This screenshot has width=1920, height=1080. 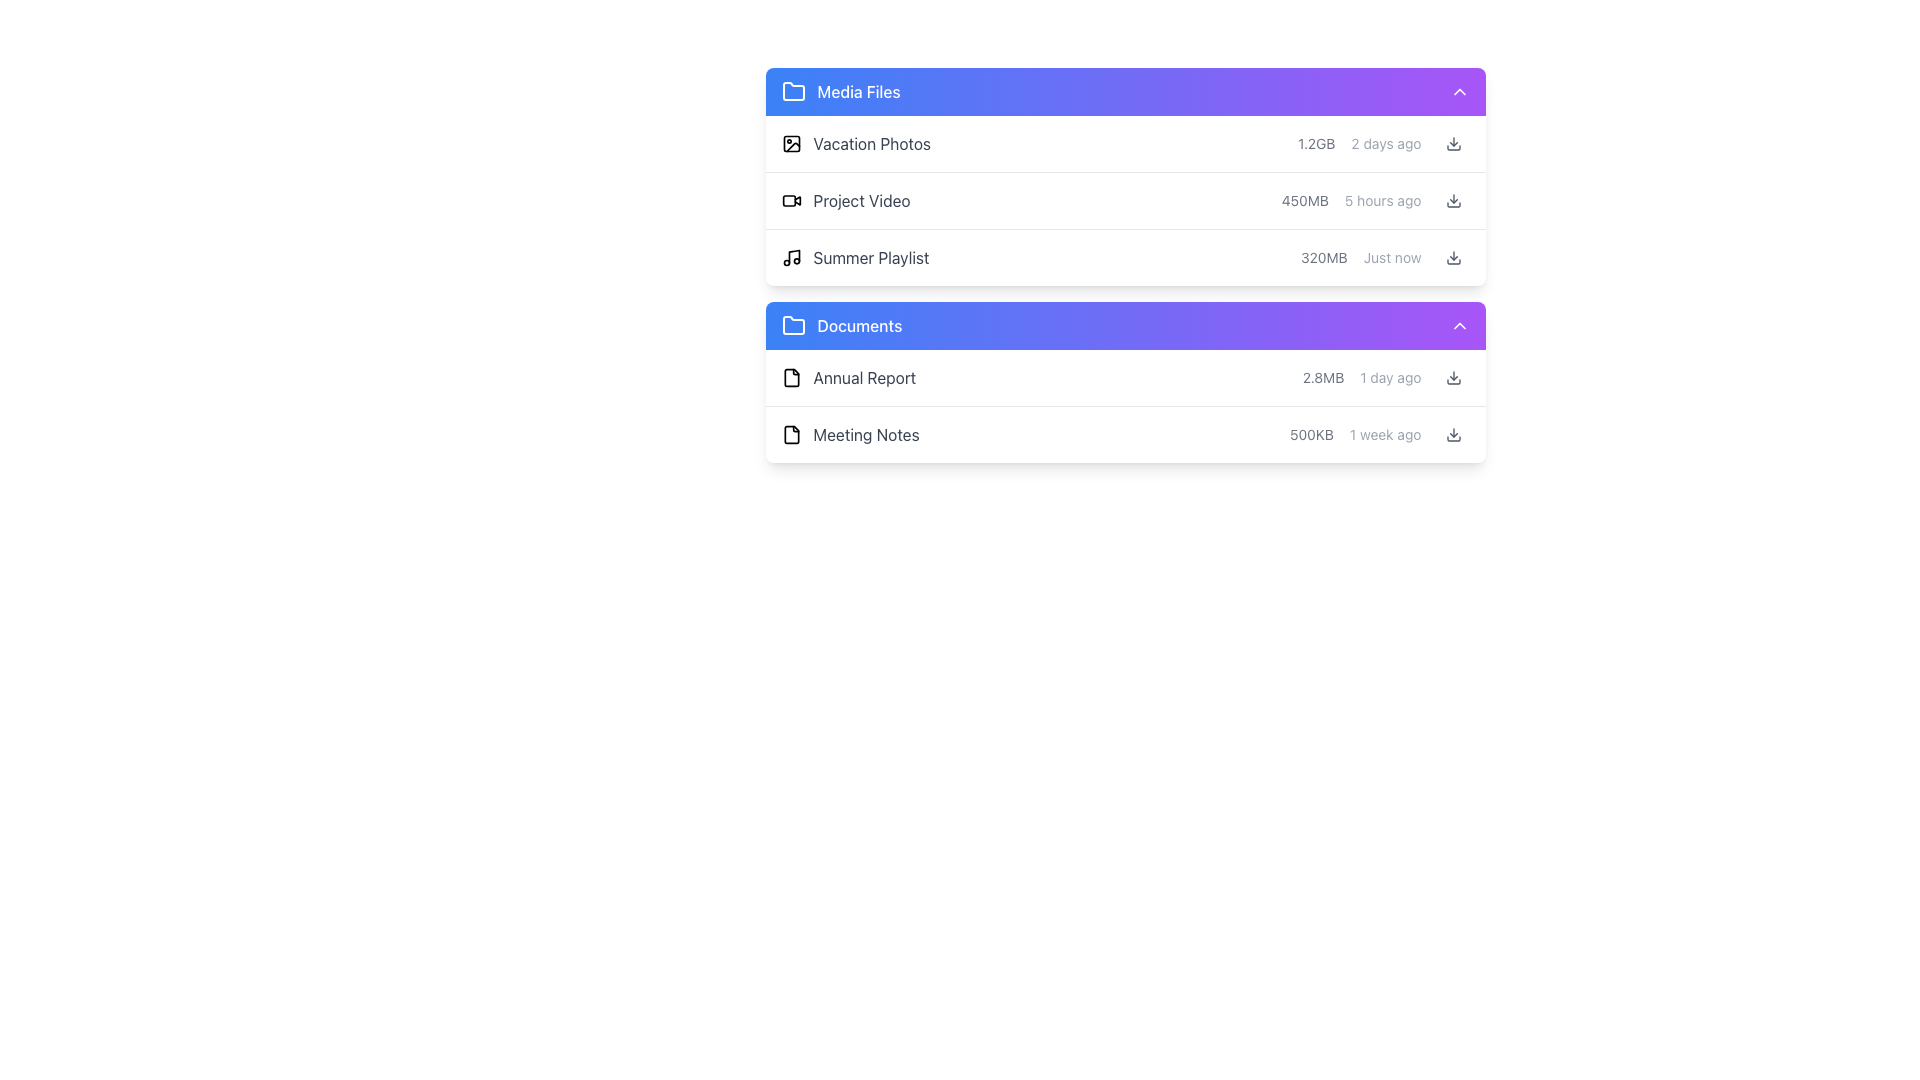 What do you see at coordinates (1125, 257) in the screenshot?
I see `the third media file list item labeled 'Summer Playlist'` at bounding box center [1125, 257].